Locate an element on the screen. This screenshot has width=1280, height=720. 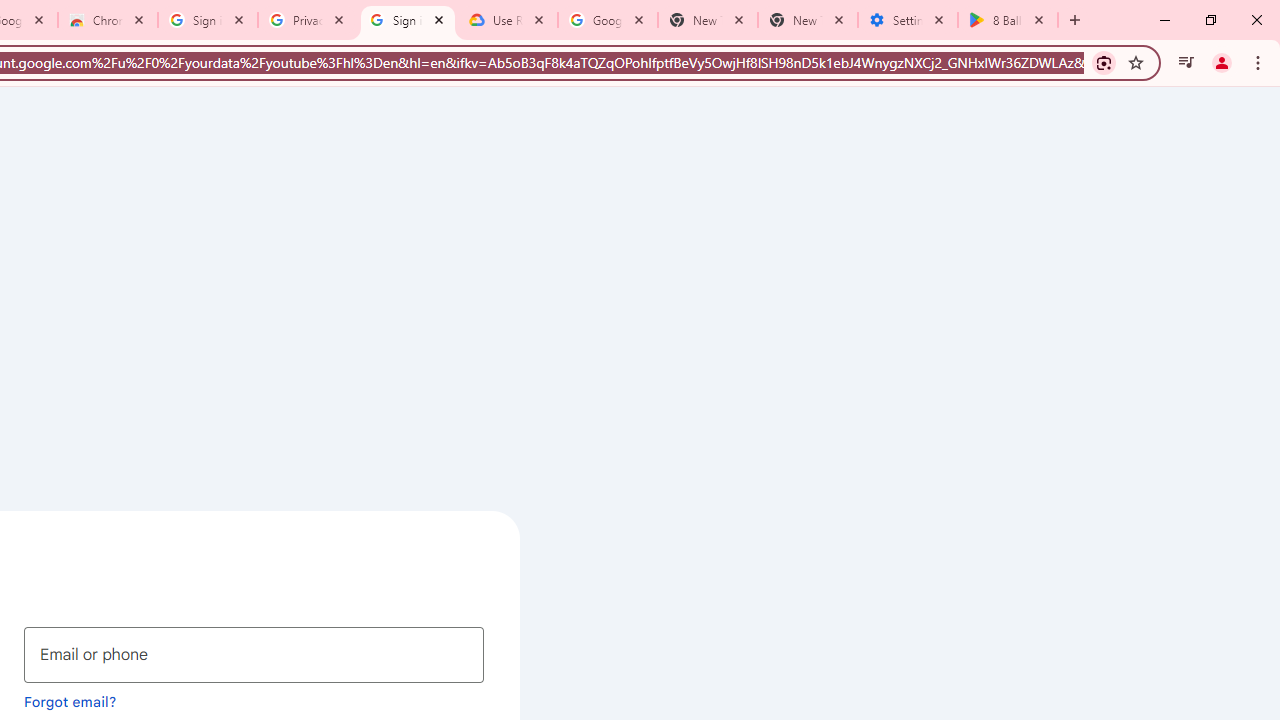
'Control your music, videos, and more' is located at coordinates (1185, 61).